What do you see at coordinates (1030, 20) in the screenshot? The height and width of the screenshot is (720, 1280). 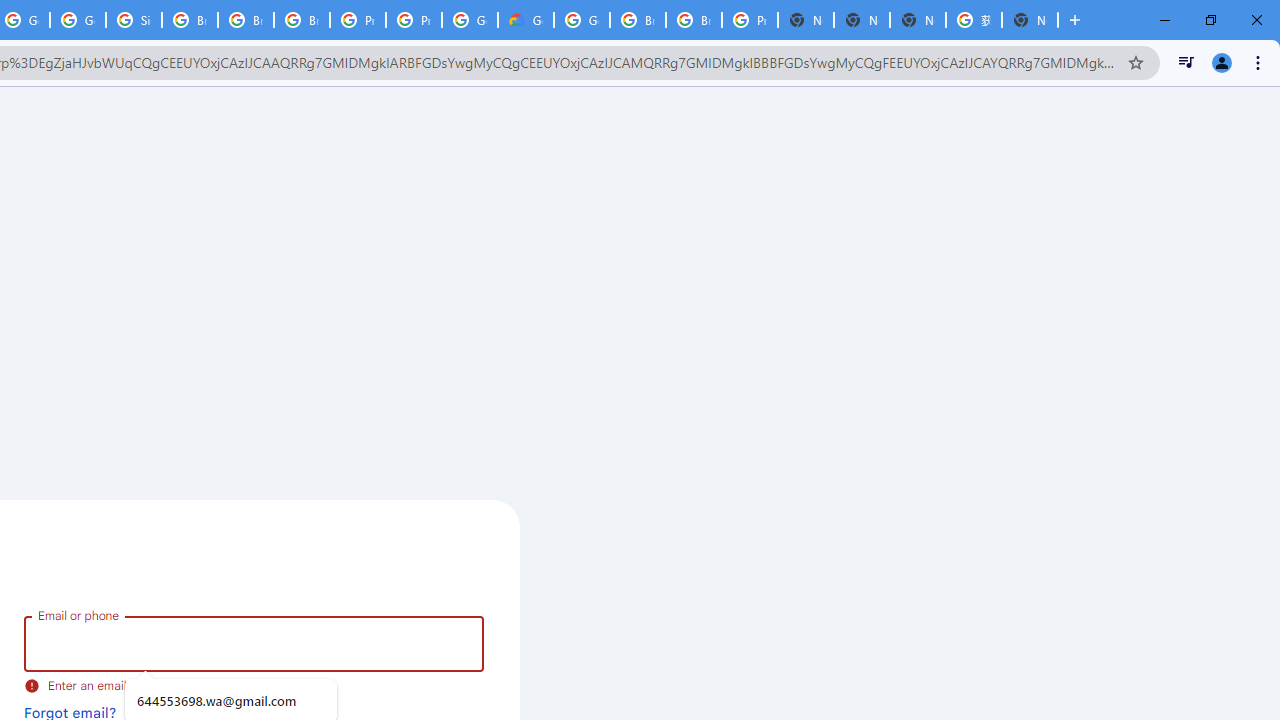 I see `'New Tab'` at bounding box center [1030, 20].